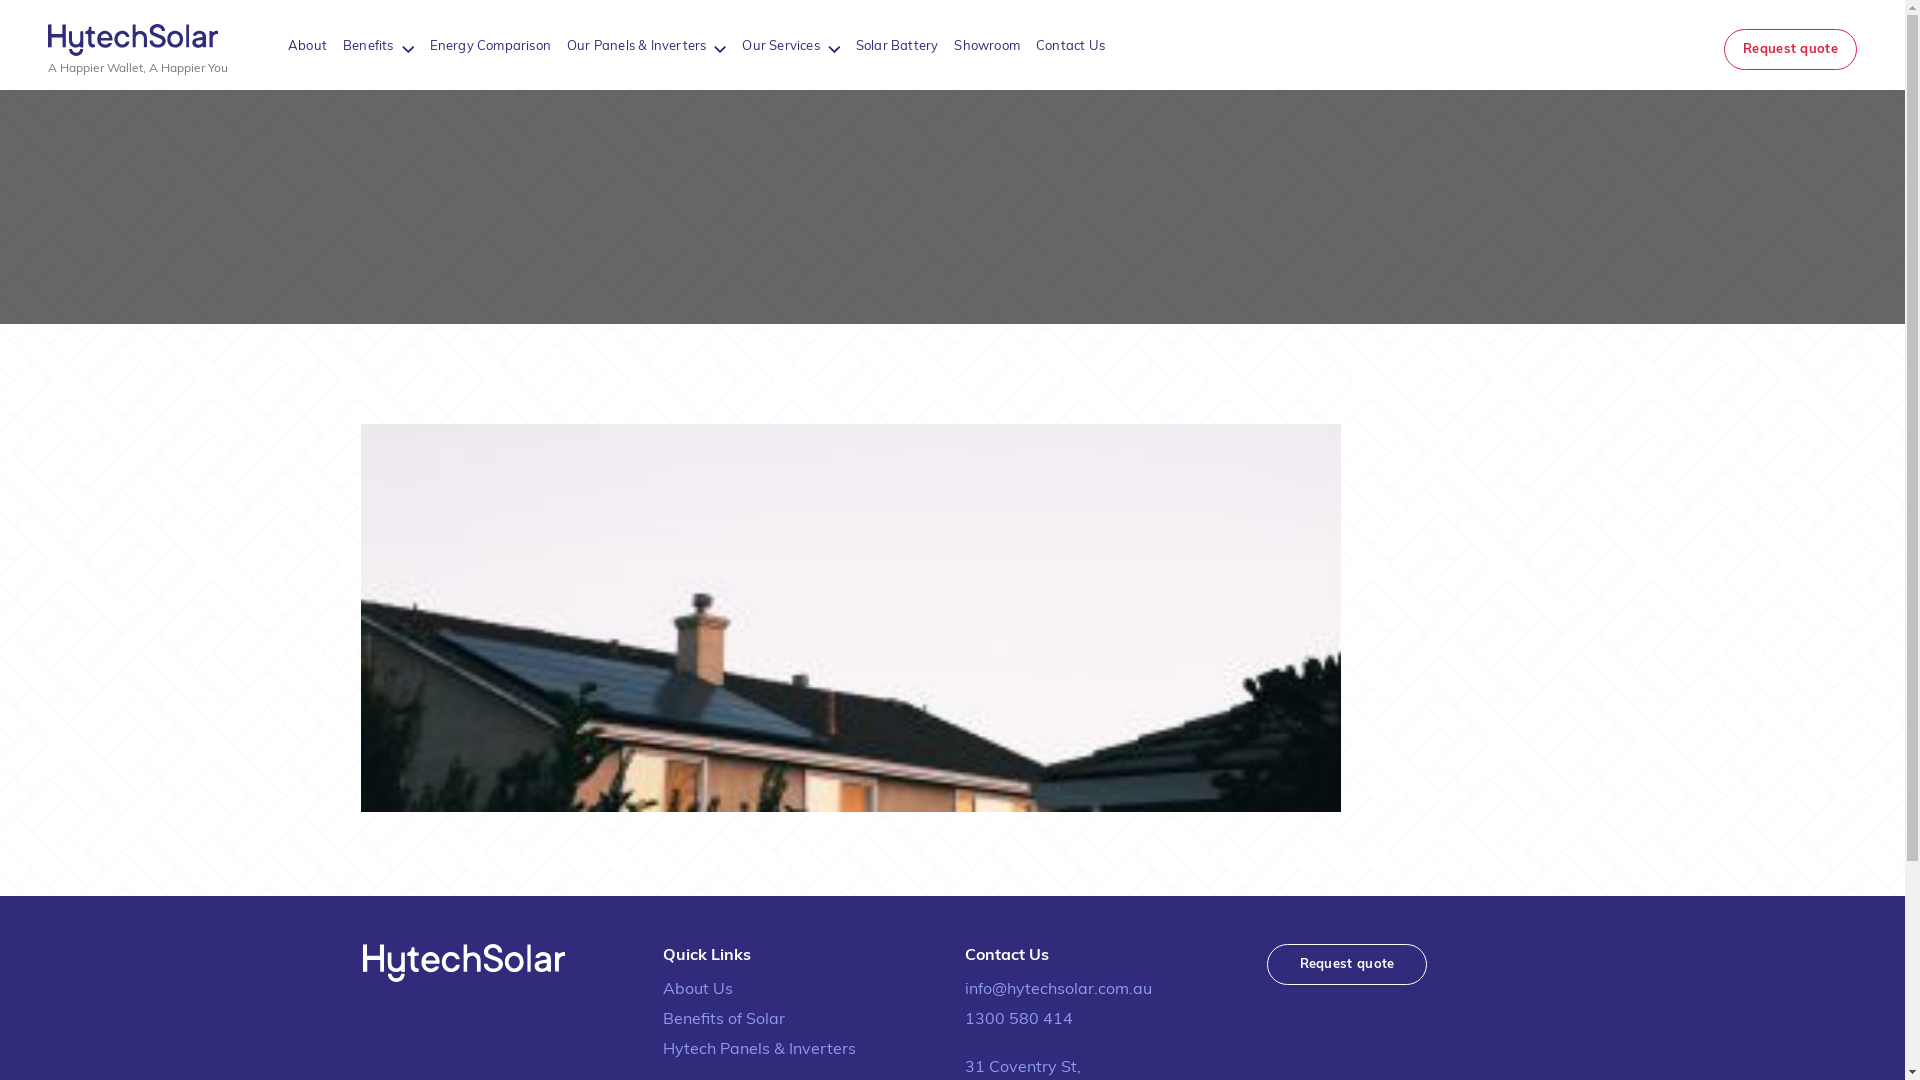  What do you see at coordinates (635, 45) in the screenshot?
I see `'Our Panels & Inverters'` at bounding box center [635, 45].